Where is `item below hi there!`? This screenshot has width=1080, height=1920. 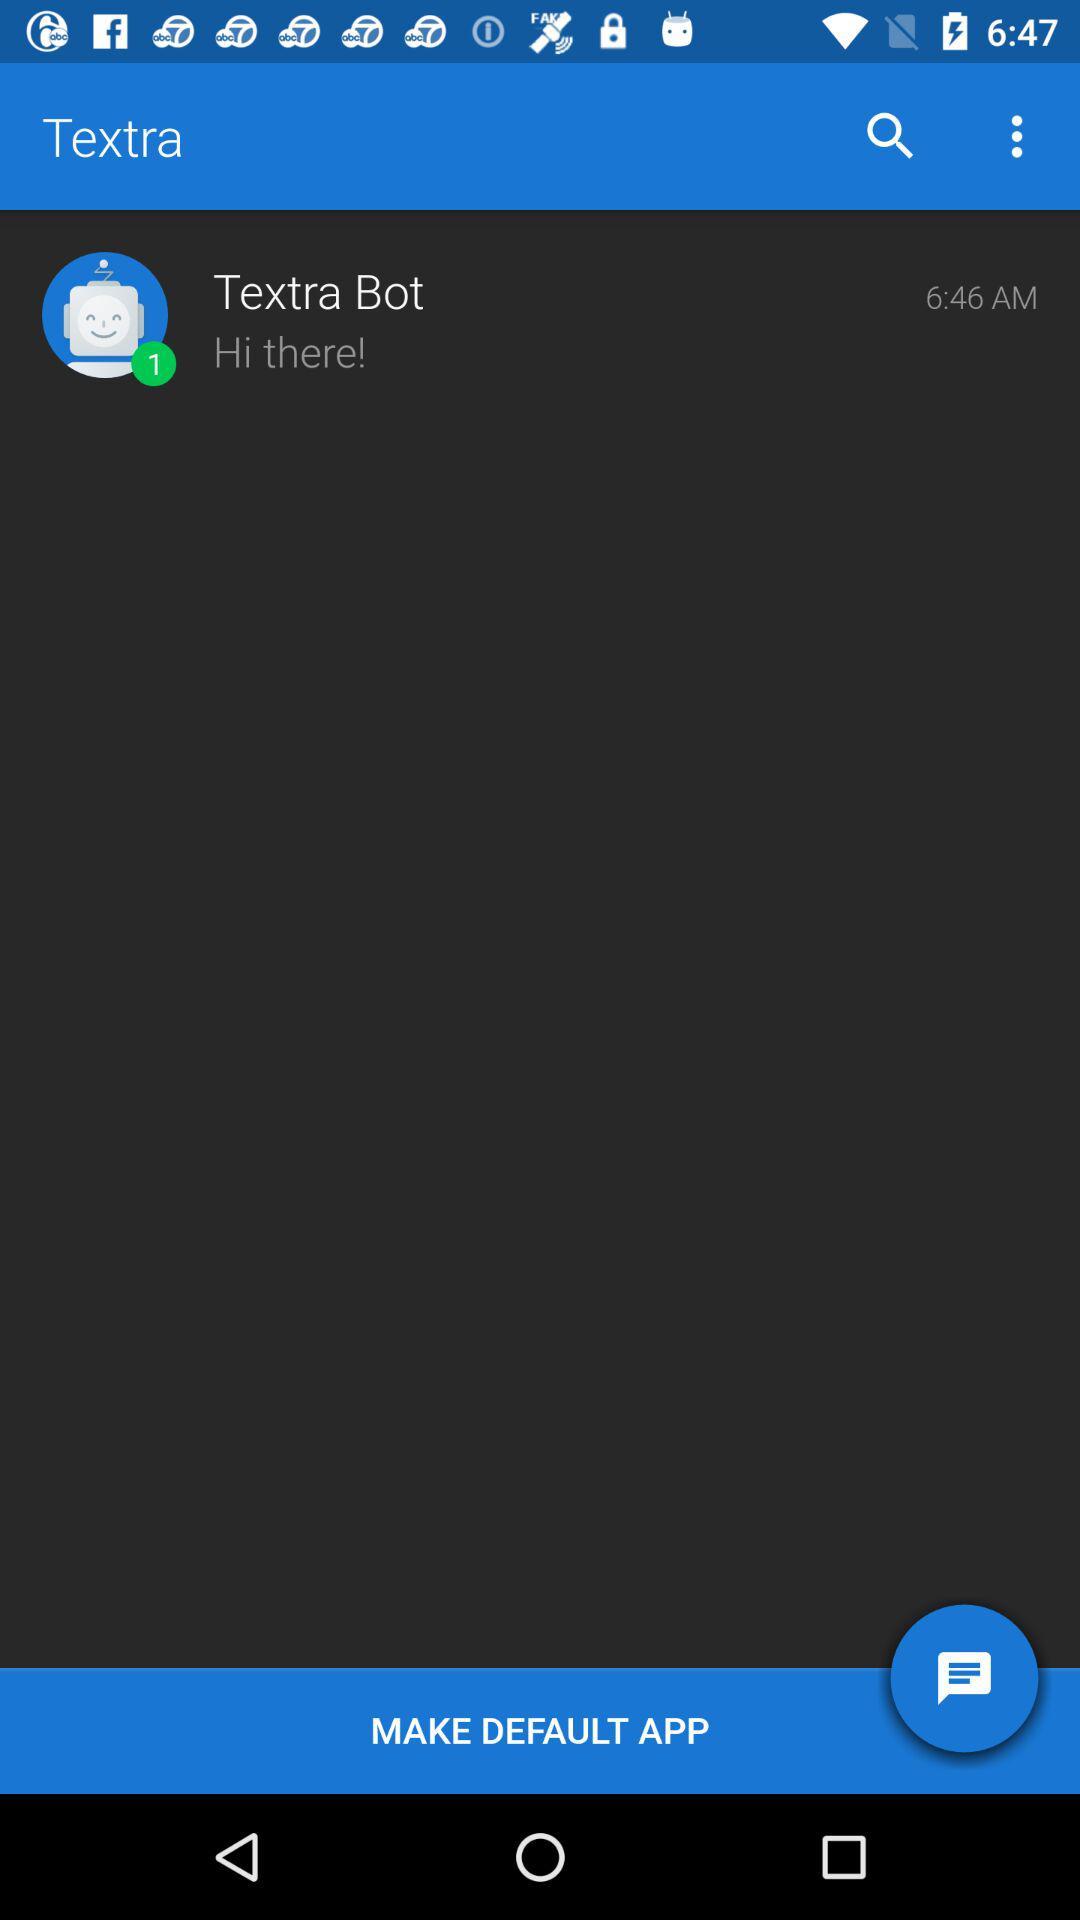
item below hi there! is located at coordinates (963, 1678).